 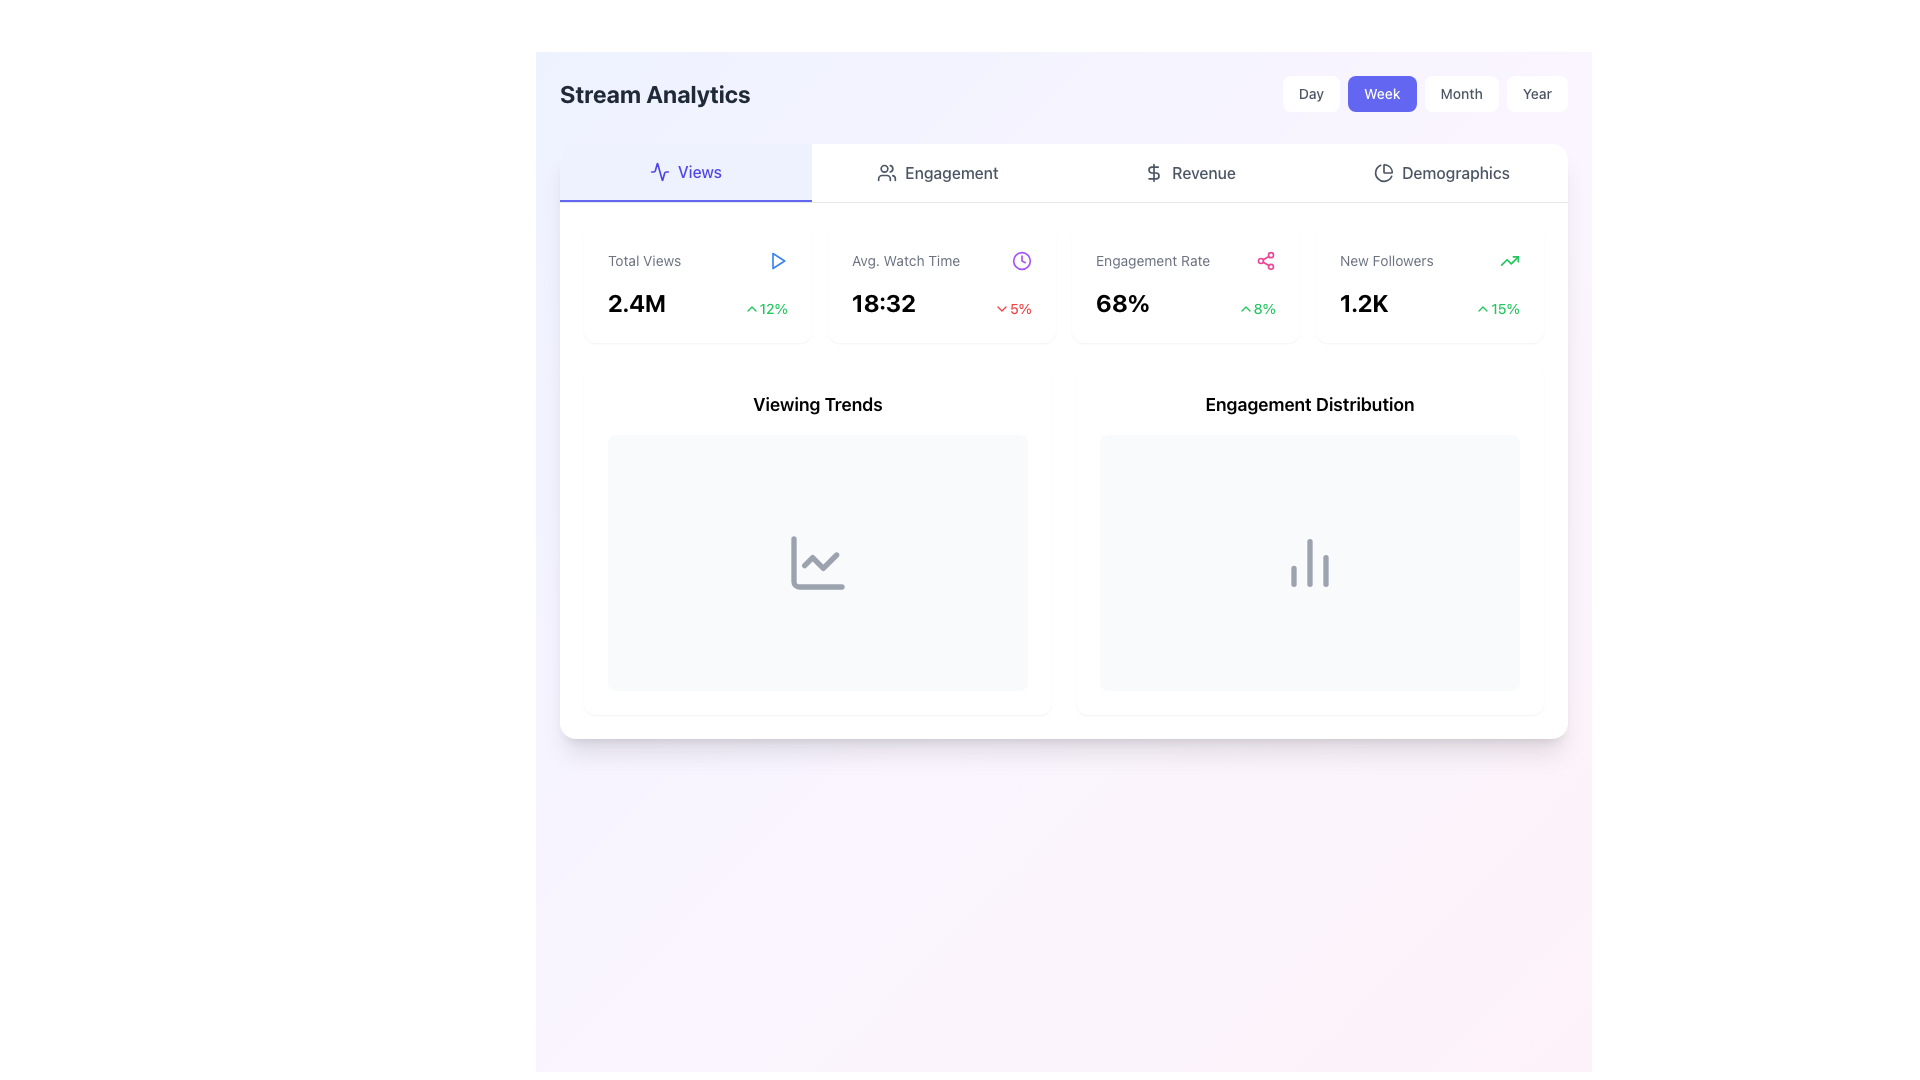 I want to click on the decorative text element indicating a positive percentage change (12%) located to the right of the '2.4M' text within the 'Total Views' card in the top-left section of the interface, so click(x=764, y=308).